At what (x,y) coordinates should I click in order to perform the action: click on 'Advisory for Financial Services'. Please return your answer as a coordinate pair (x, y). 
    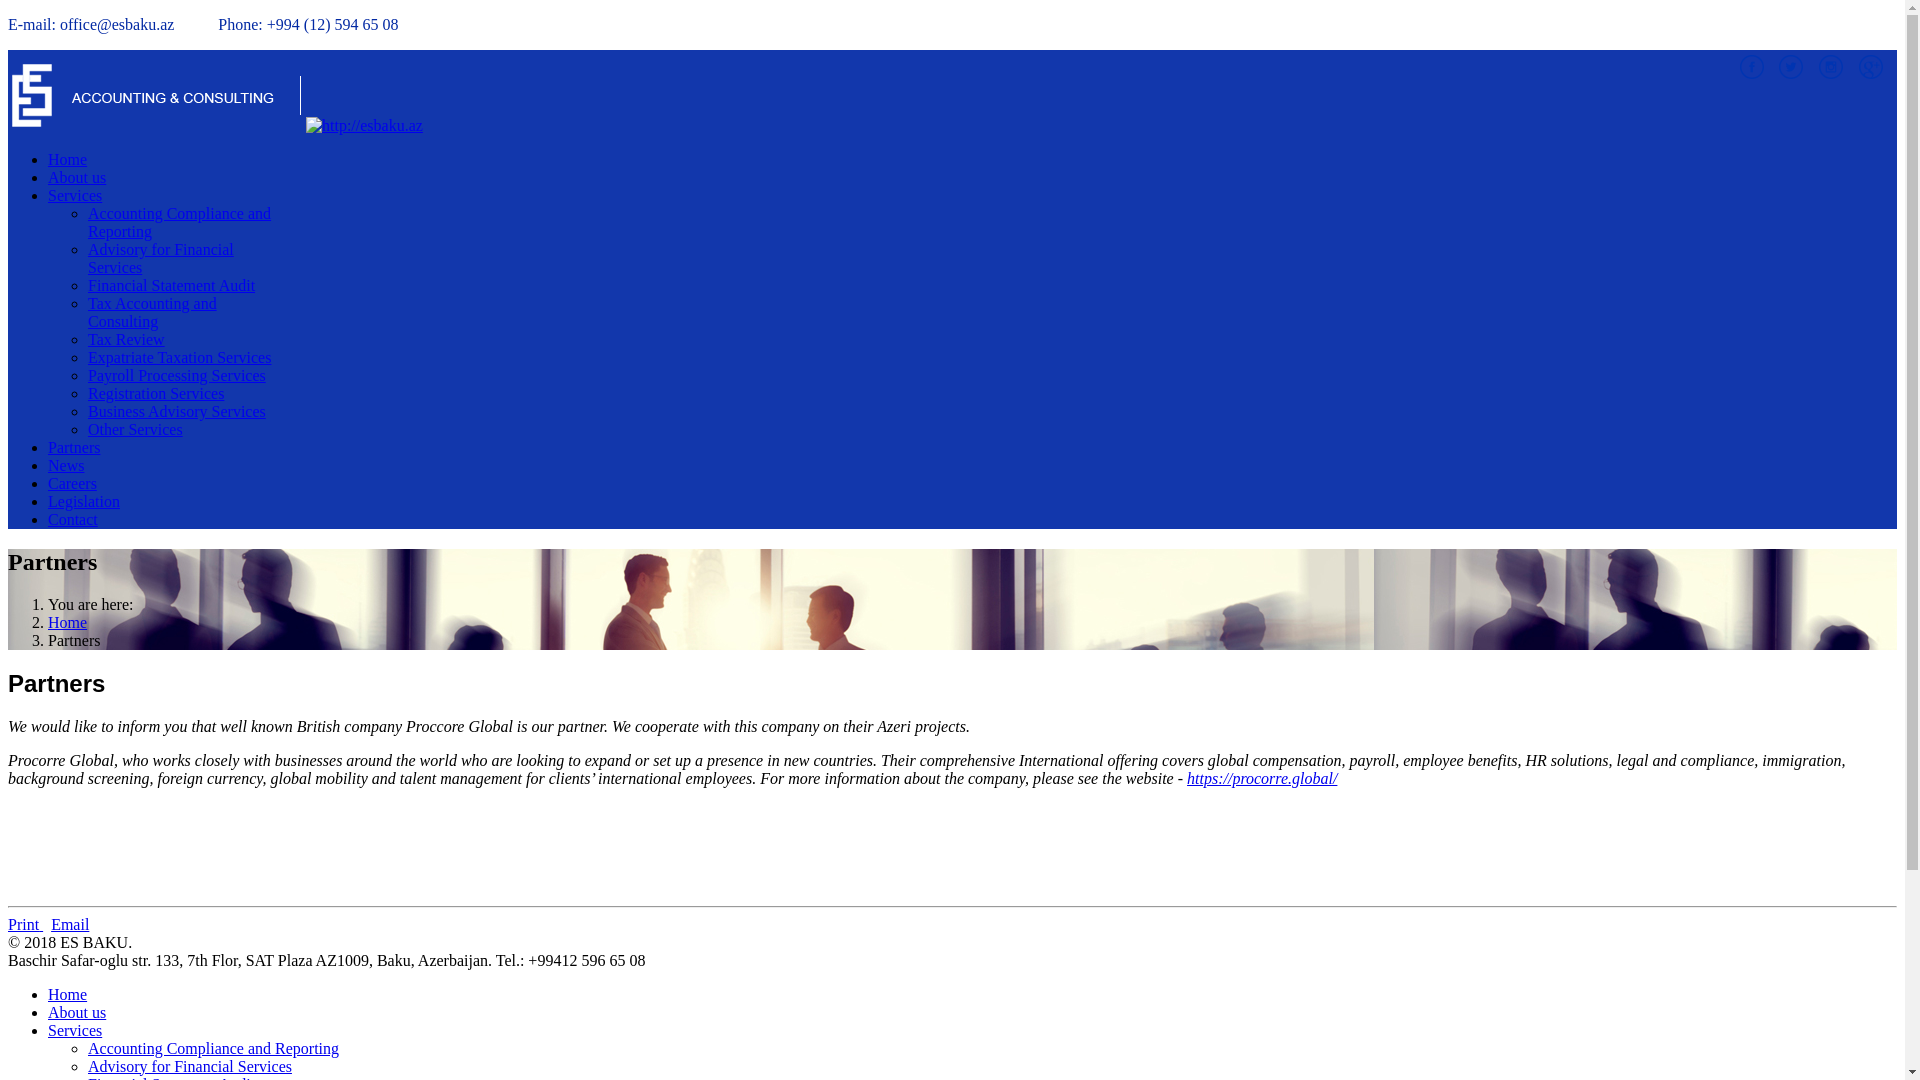
    Looking at the image, I should click on (190, 1065).